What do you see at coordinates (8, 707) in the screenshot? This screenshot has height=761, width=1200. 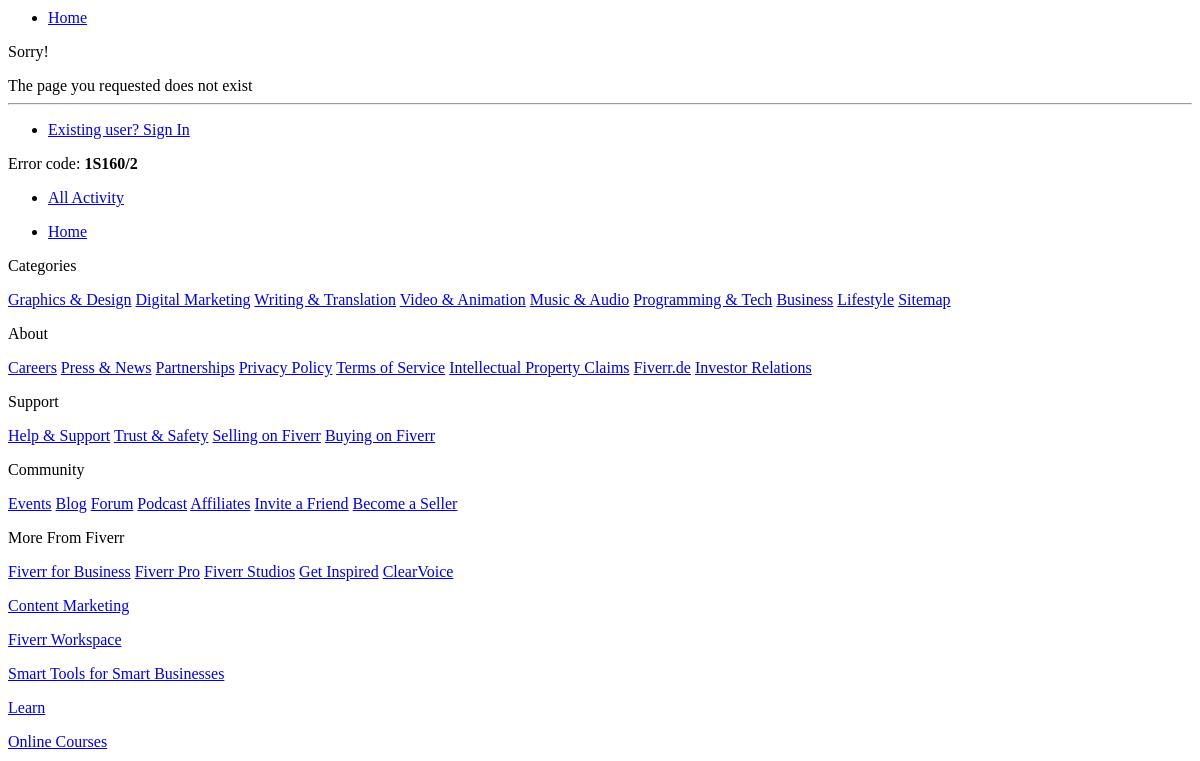 I see `'Learn'` at bounding box center [8, 707].